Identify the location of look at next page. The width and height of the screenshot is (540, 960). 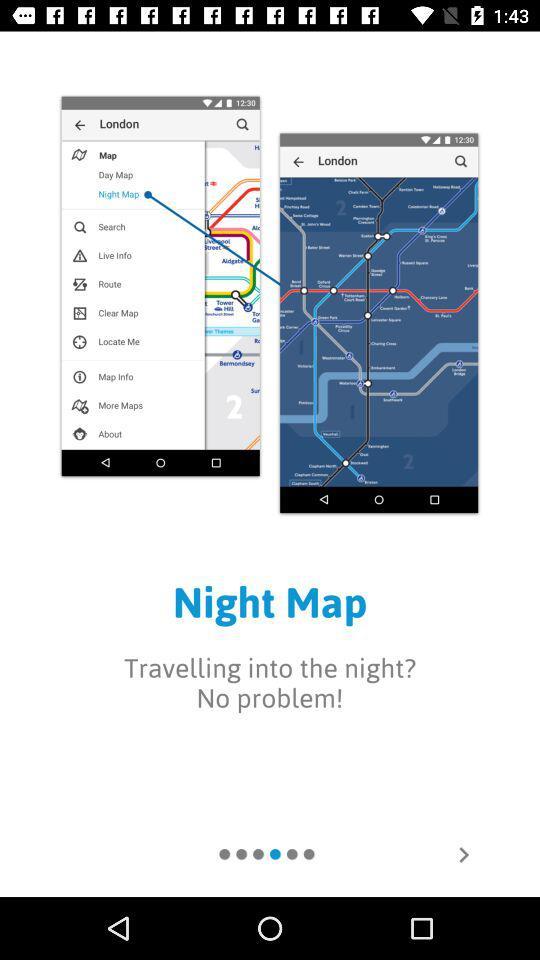
(463, 853).